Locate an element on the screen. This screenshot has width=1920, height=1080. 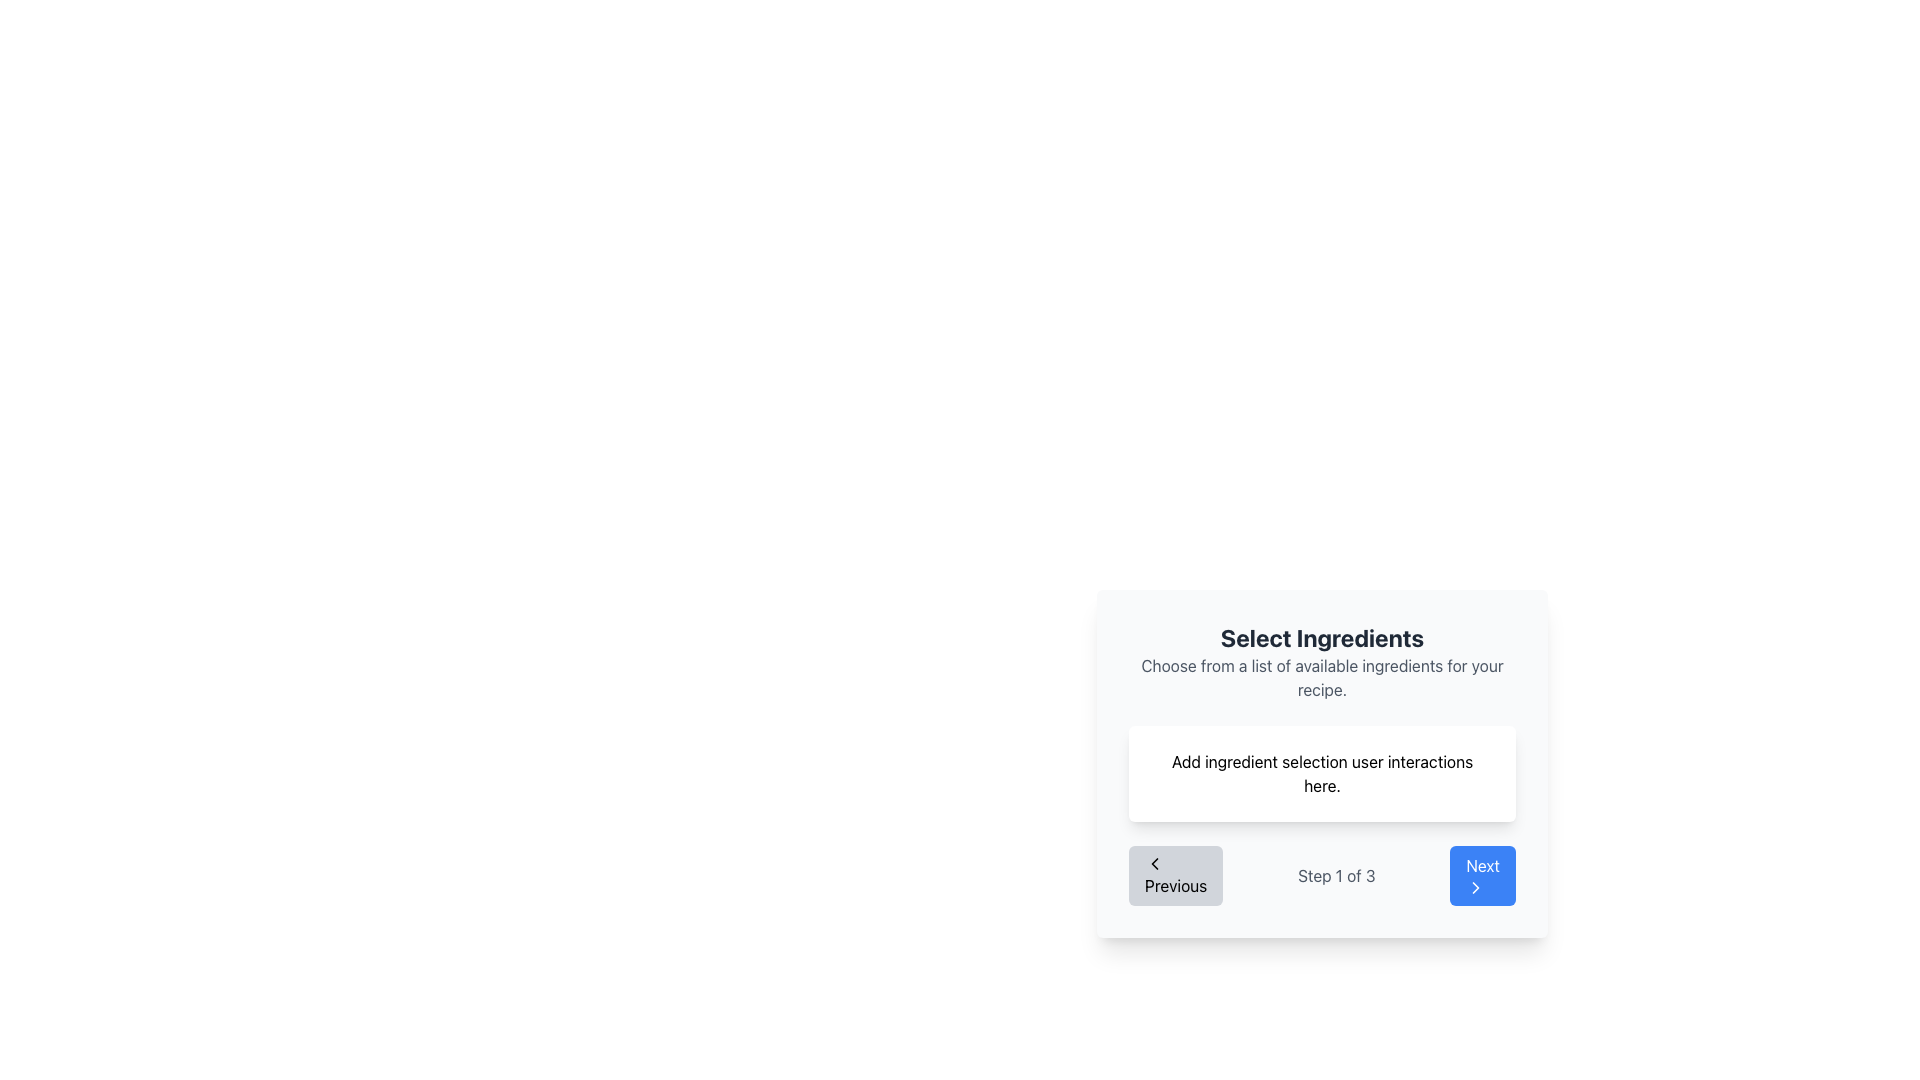
the 'Next' button located at the far right of the horizontal navigation bar is located at coordinates (1483, 874).